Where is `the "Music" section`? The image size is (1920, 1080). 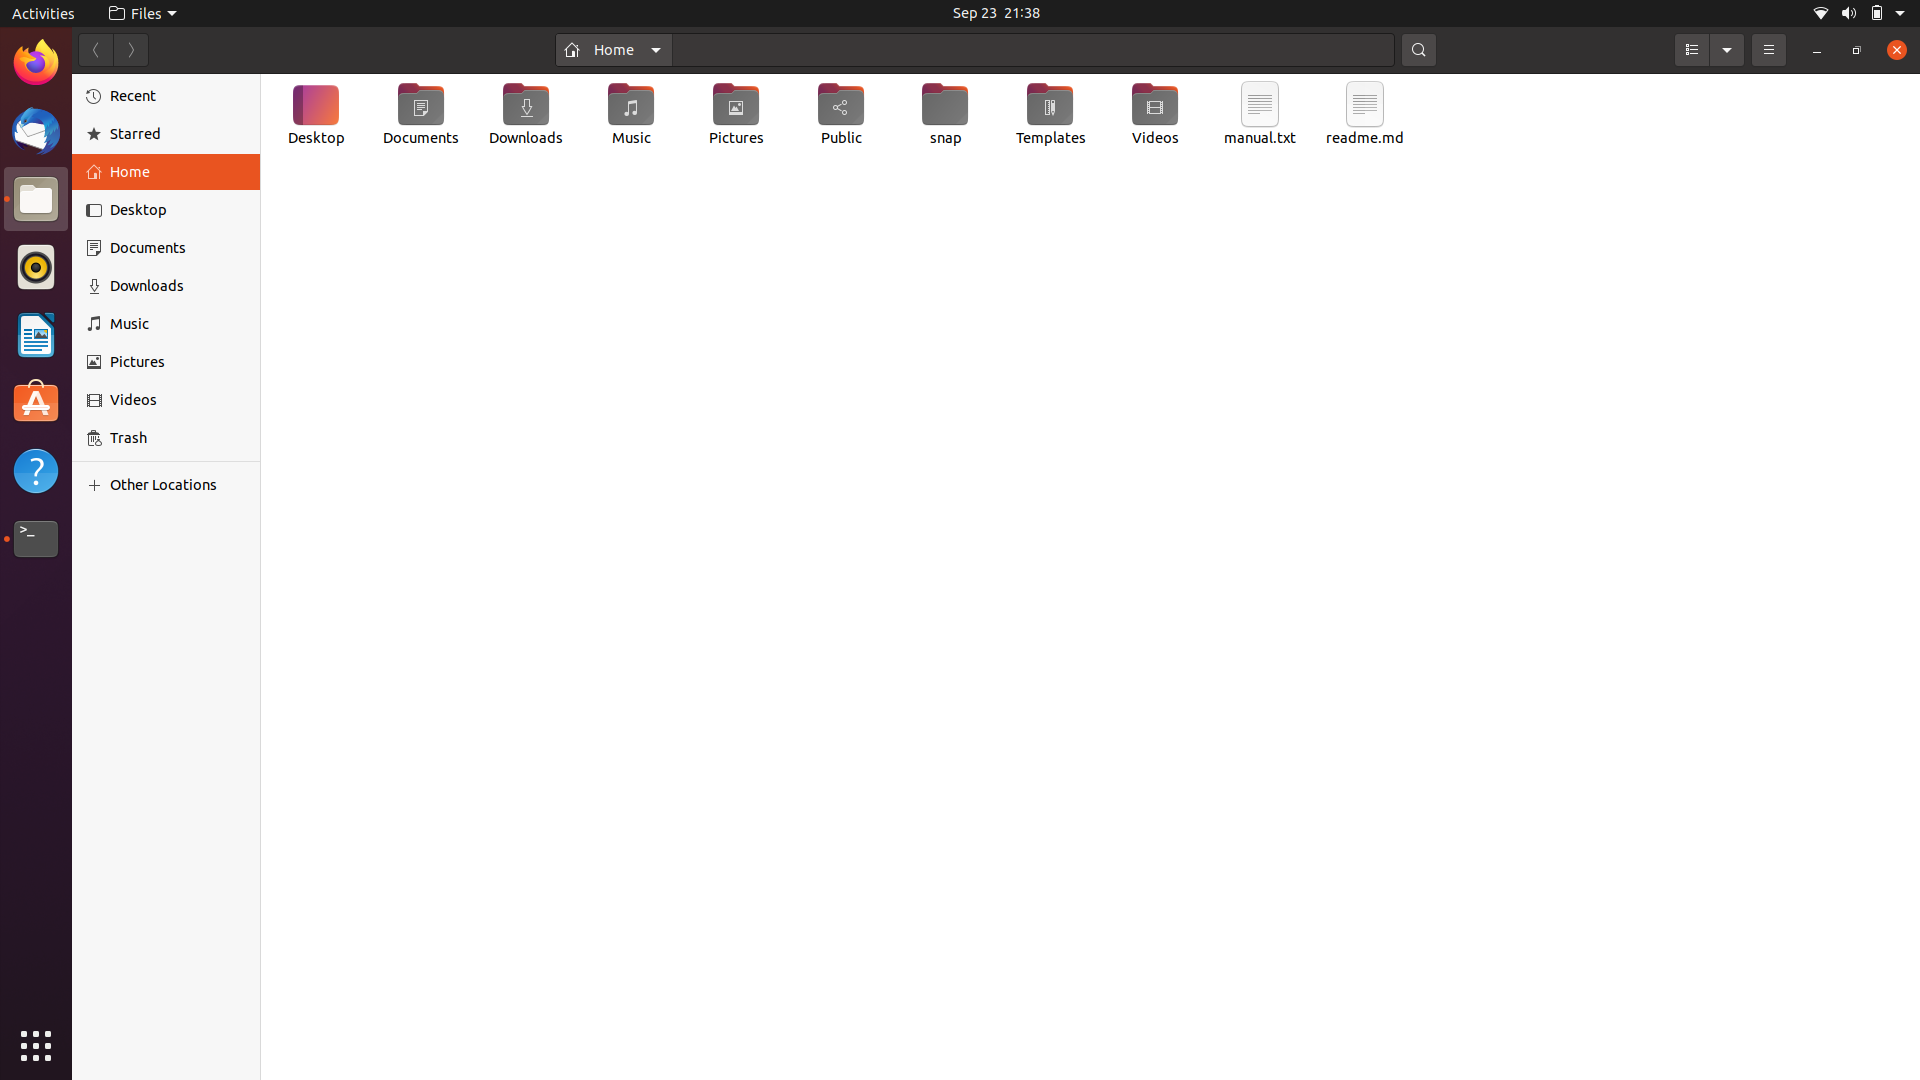 the "Music" section is located at coordinates (169, 323).